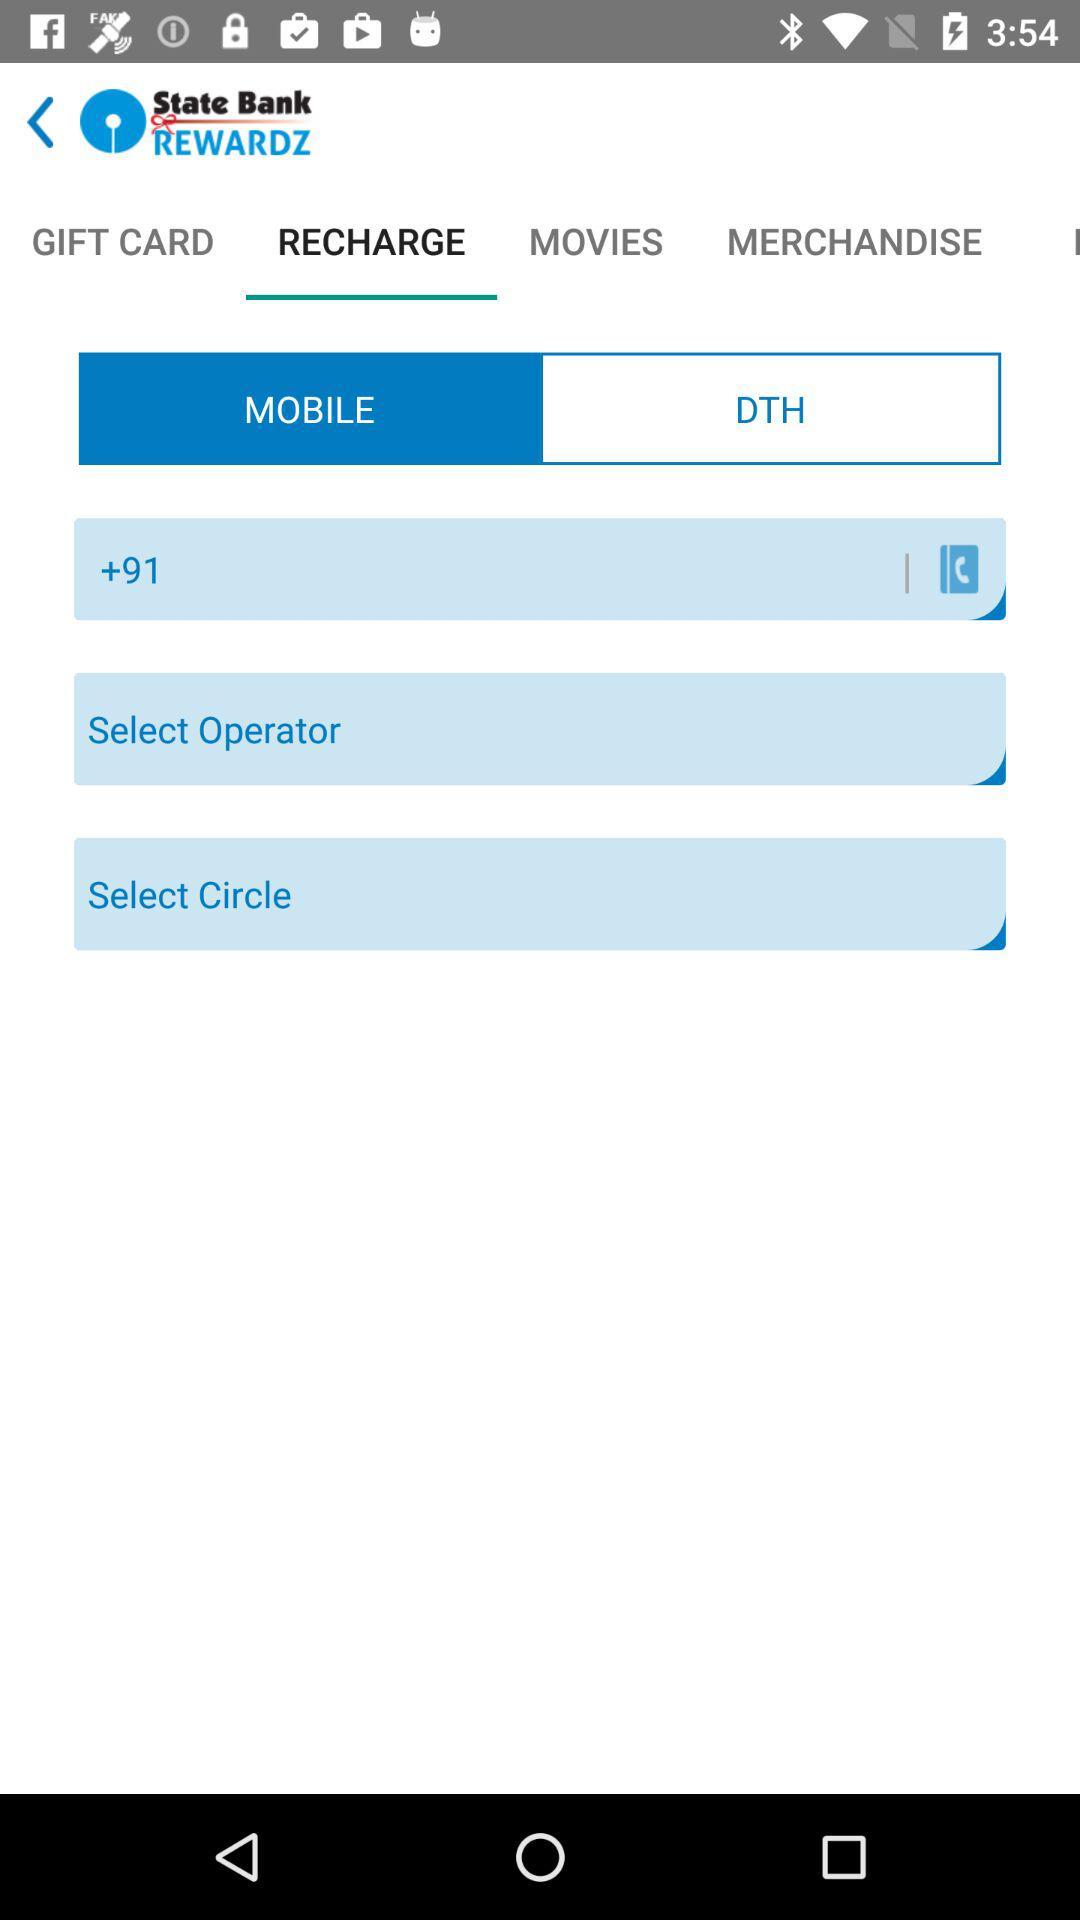 Image resolution: width=1080 pixels, height=1920 pixels. What do you see at coordinates (309, 407) in the screenshot?
I see `the mobile radio button` at bounding box center [309, 407].